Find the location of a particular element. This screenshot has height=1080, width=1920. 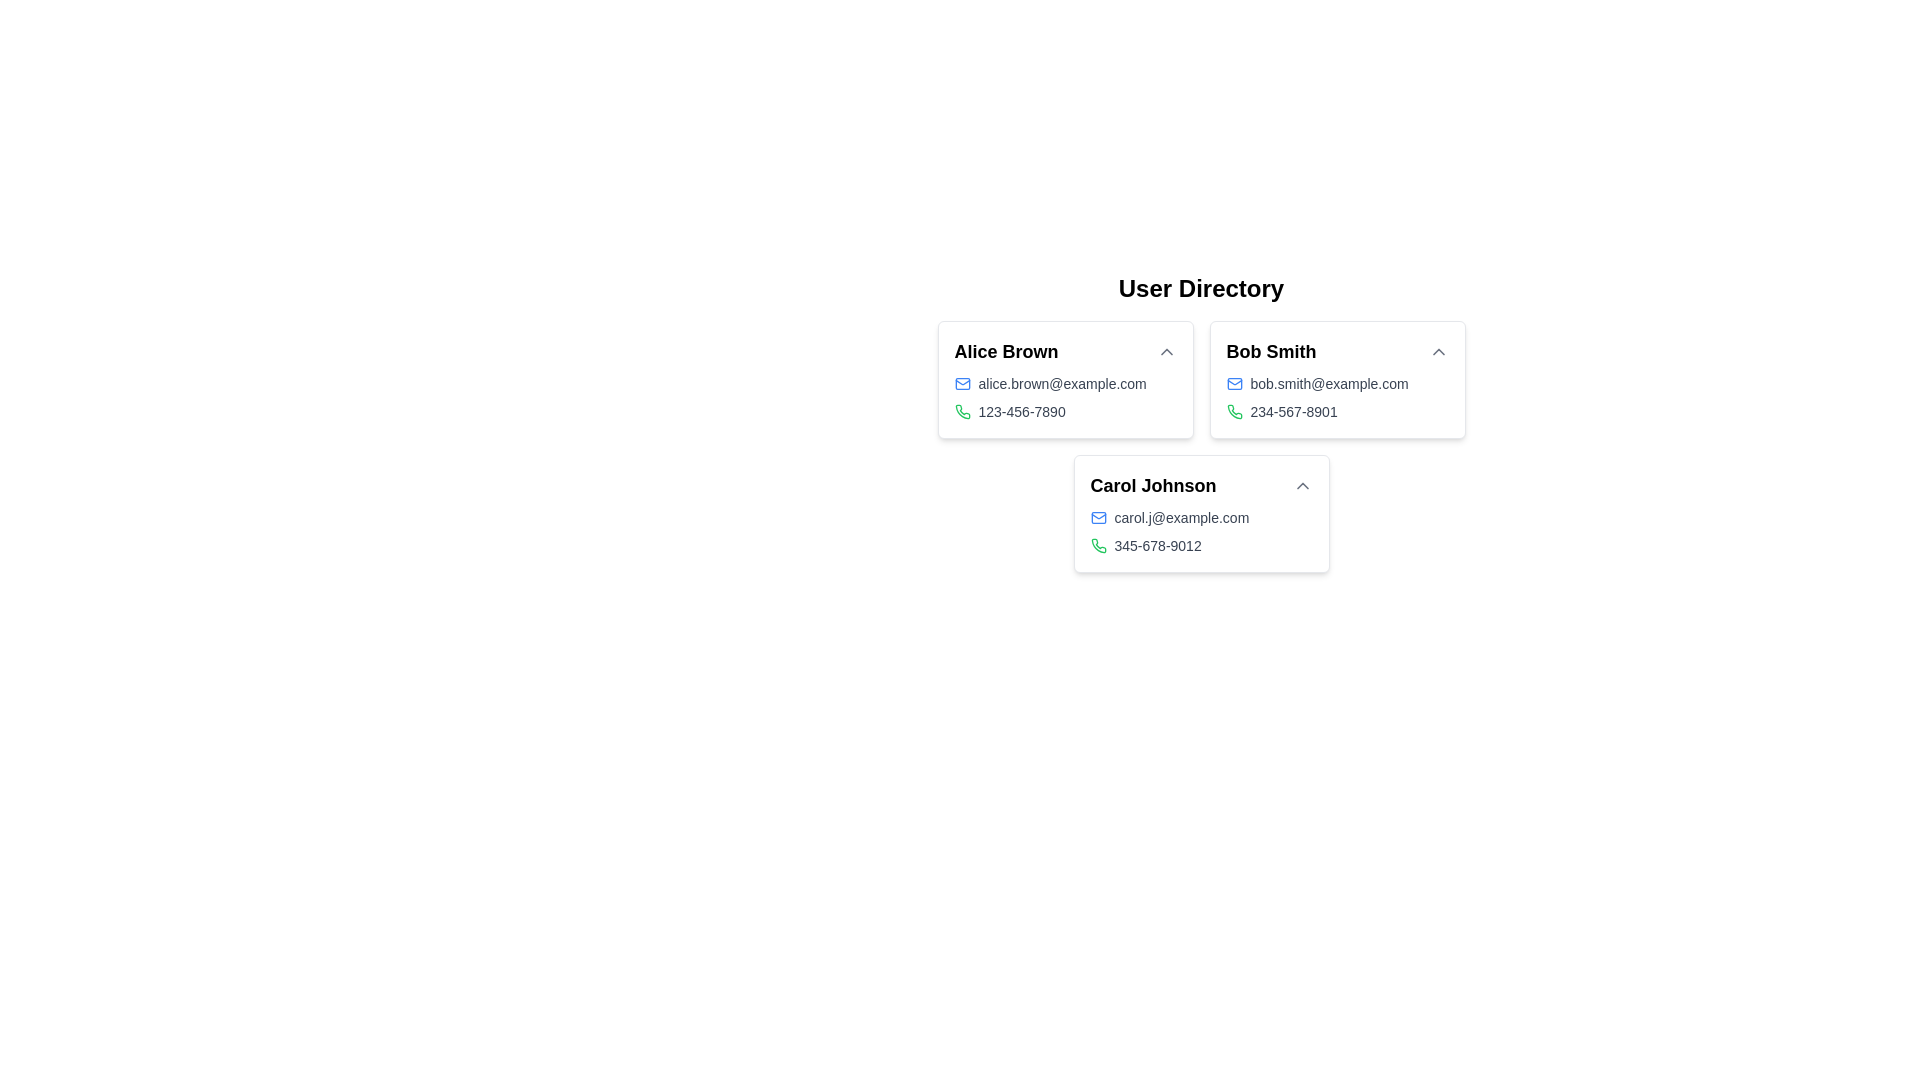

the rectangular SVG element with rounded corners that forms part of the envelope icon located below 'Bob Smith' in the user directory interface is located at coordinates (1097, 516).